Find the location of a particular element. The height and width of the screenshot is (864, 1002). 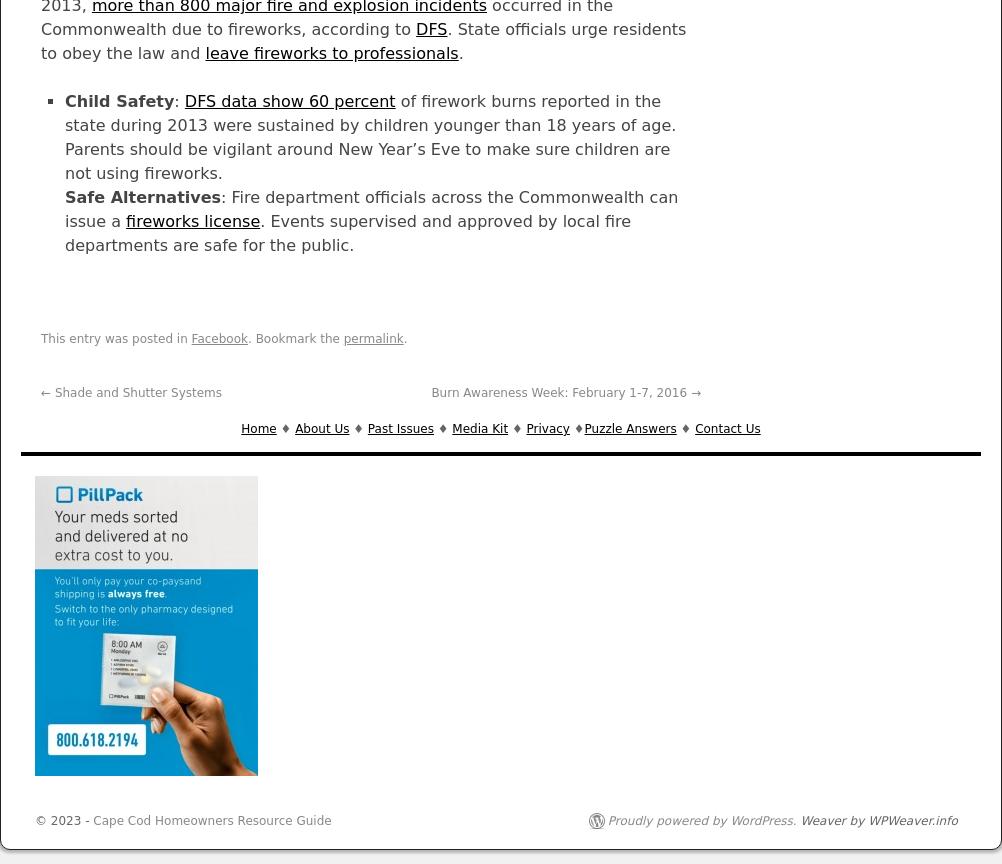

'About Us' is located at coordinates (321, 427).